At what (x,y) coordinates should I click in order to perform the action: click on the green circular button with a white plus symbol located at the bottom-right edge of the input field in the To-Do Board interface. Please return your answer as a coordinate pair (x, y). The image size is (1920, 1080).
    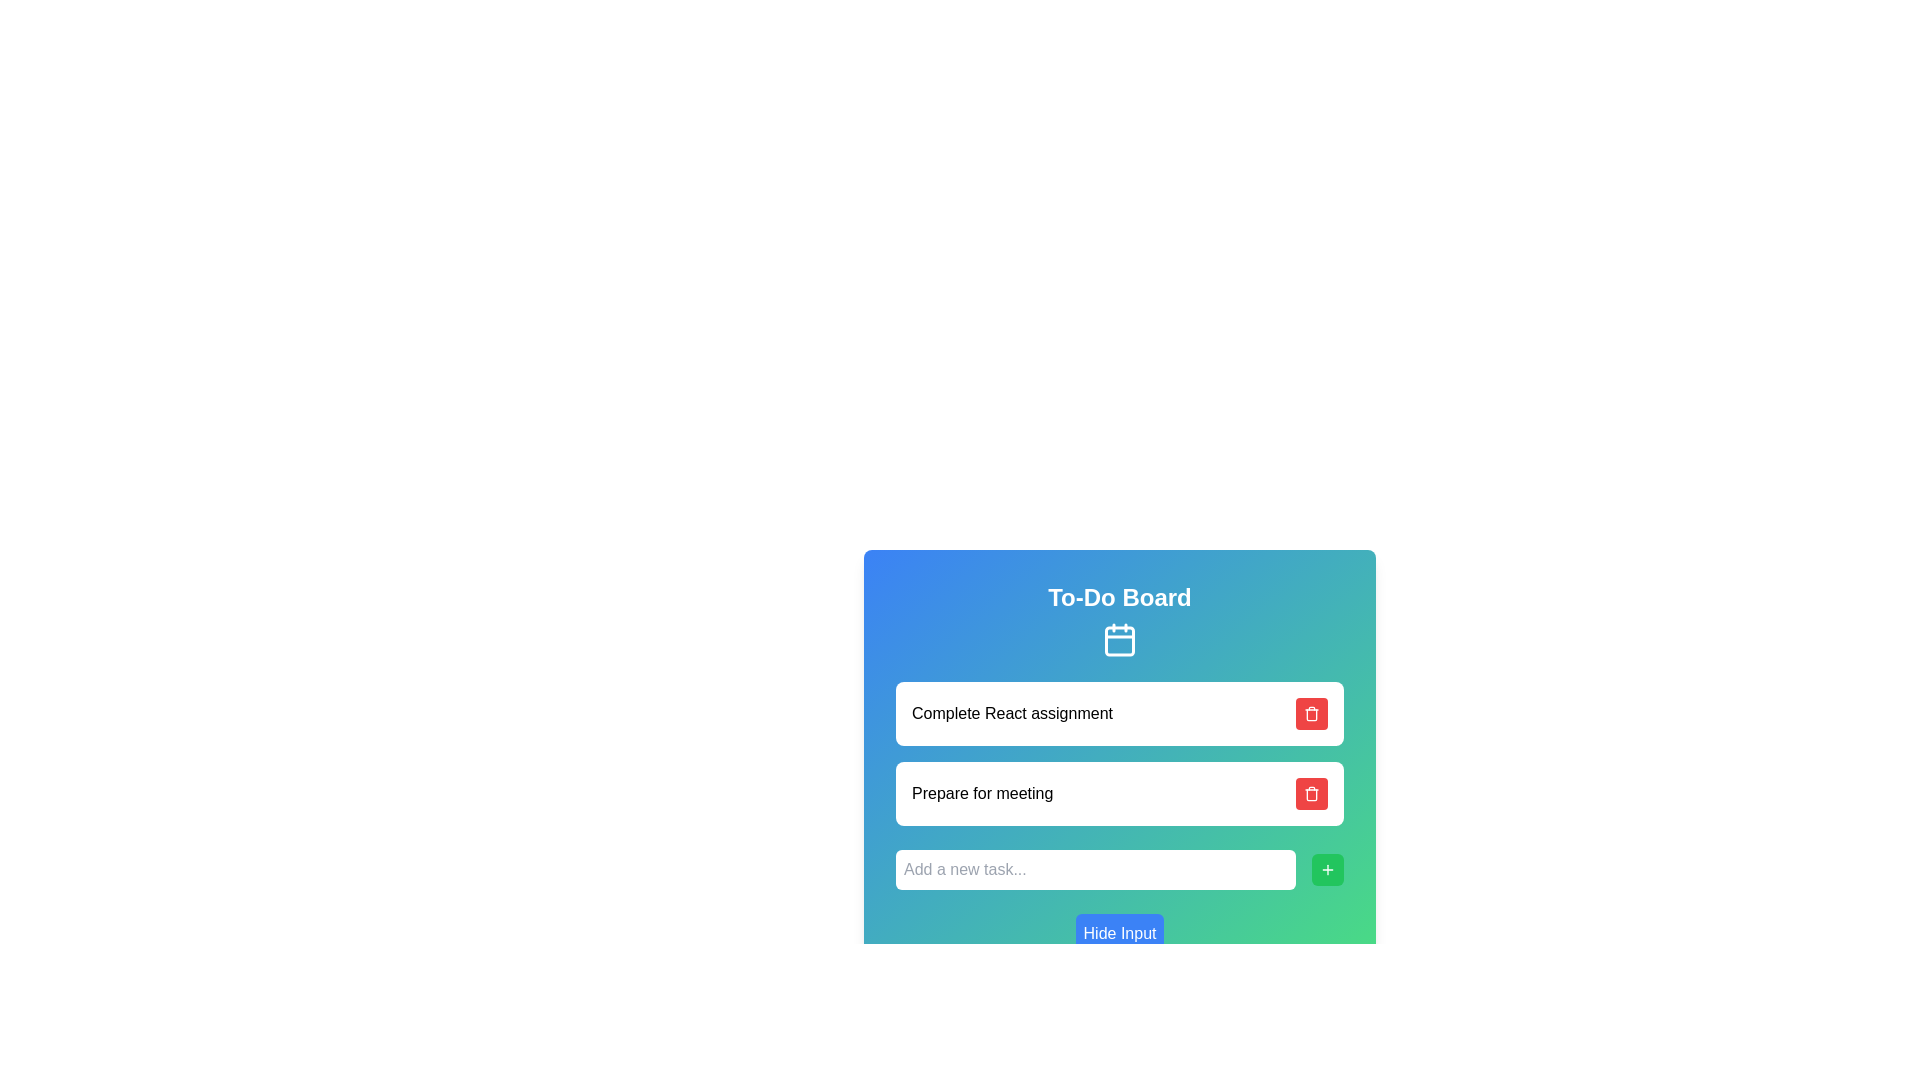
    Looking at the image, I should click on (1328, 869).